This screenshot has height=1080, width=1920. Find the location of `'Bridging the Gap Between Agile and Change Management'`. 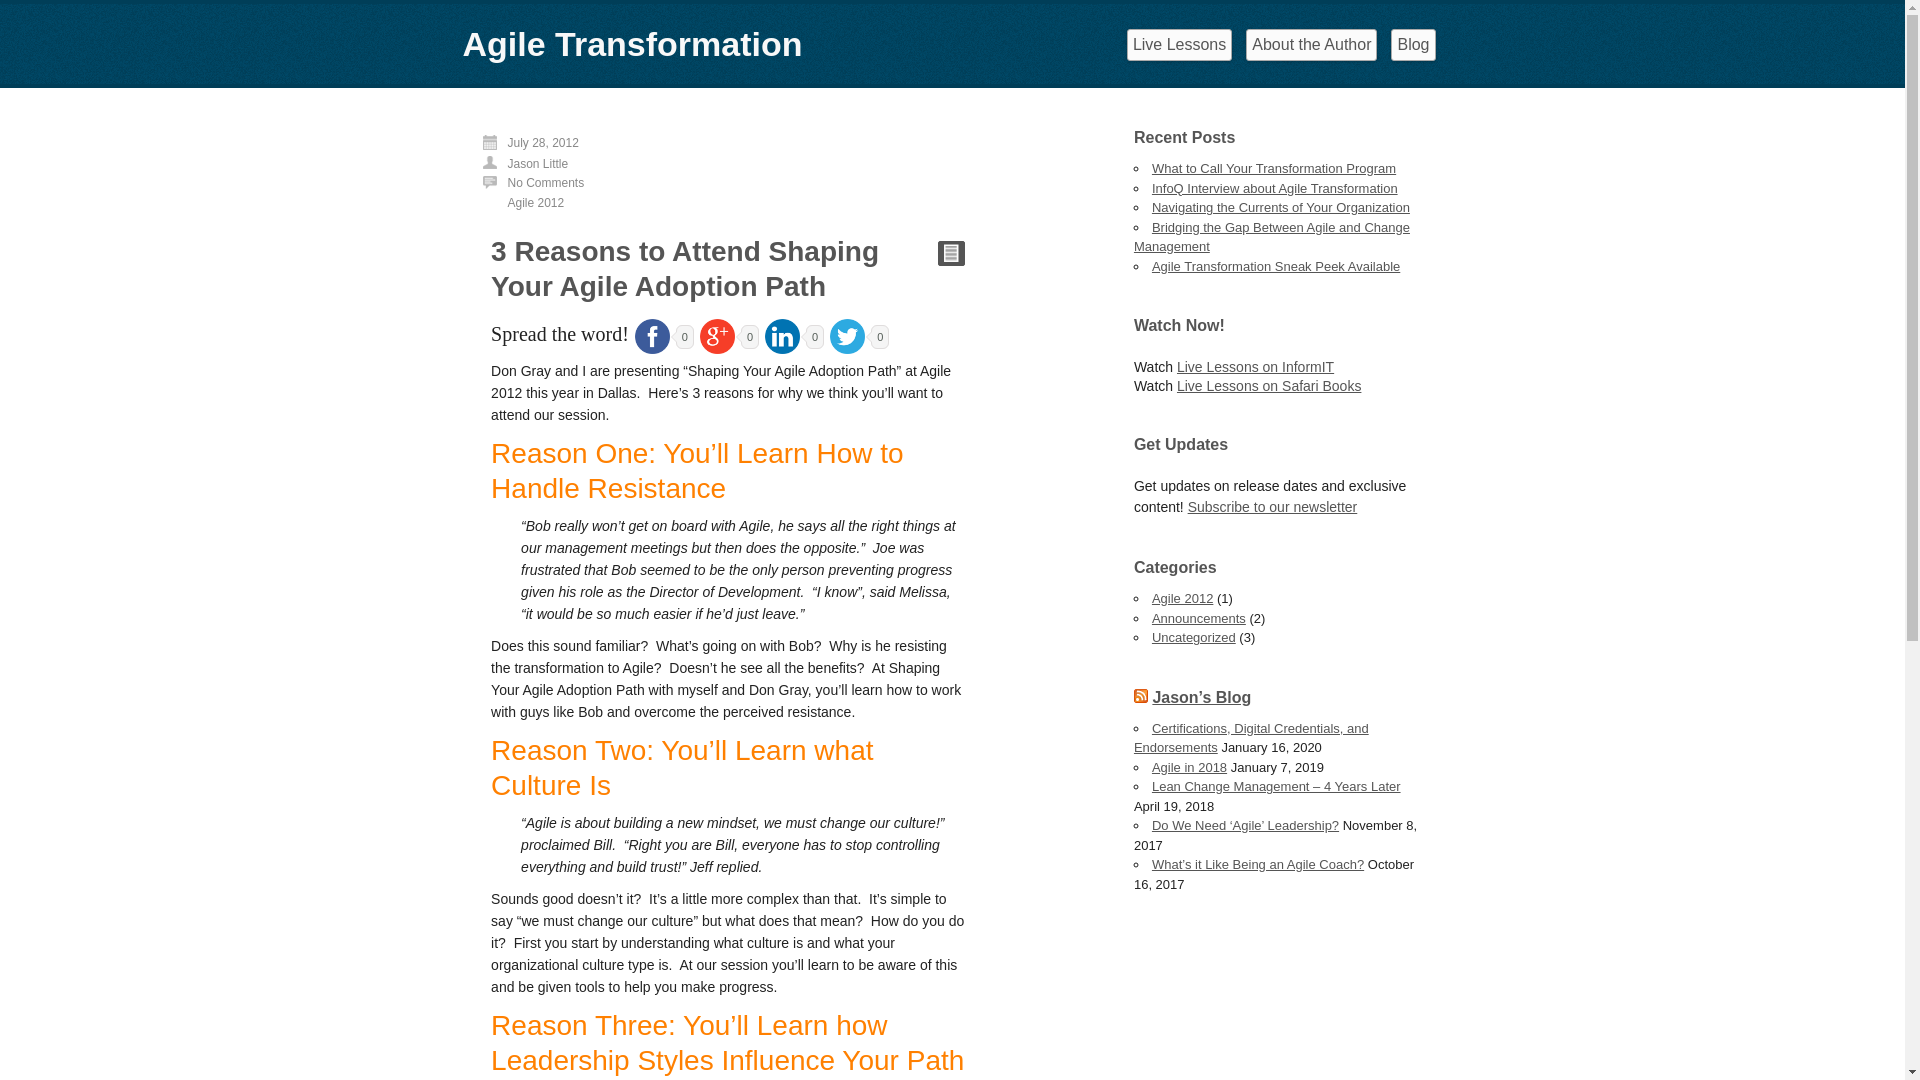

'Bridging the Gap Between Agile and Change Management' is located at coordinates (1271, 236).